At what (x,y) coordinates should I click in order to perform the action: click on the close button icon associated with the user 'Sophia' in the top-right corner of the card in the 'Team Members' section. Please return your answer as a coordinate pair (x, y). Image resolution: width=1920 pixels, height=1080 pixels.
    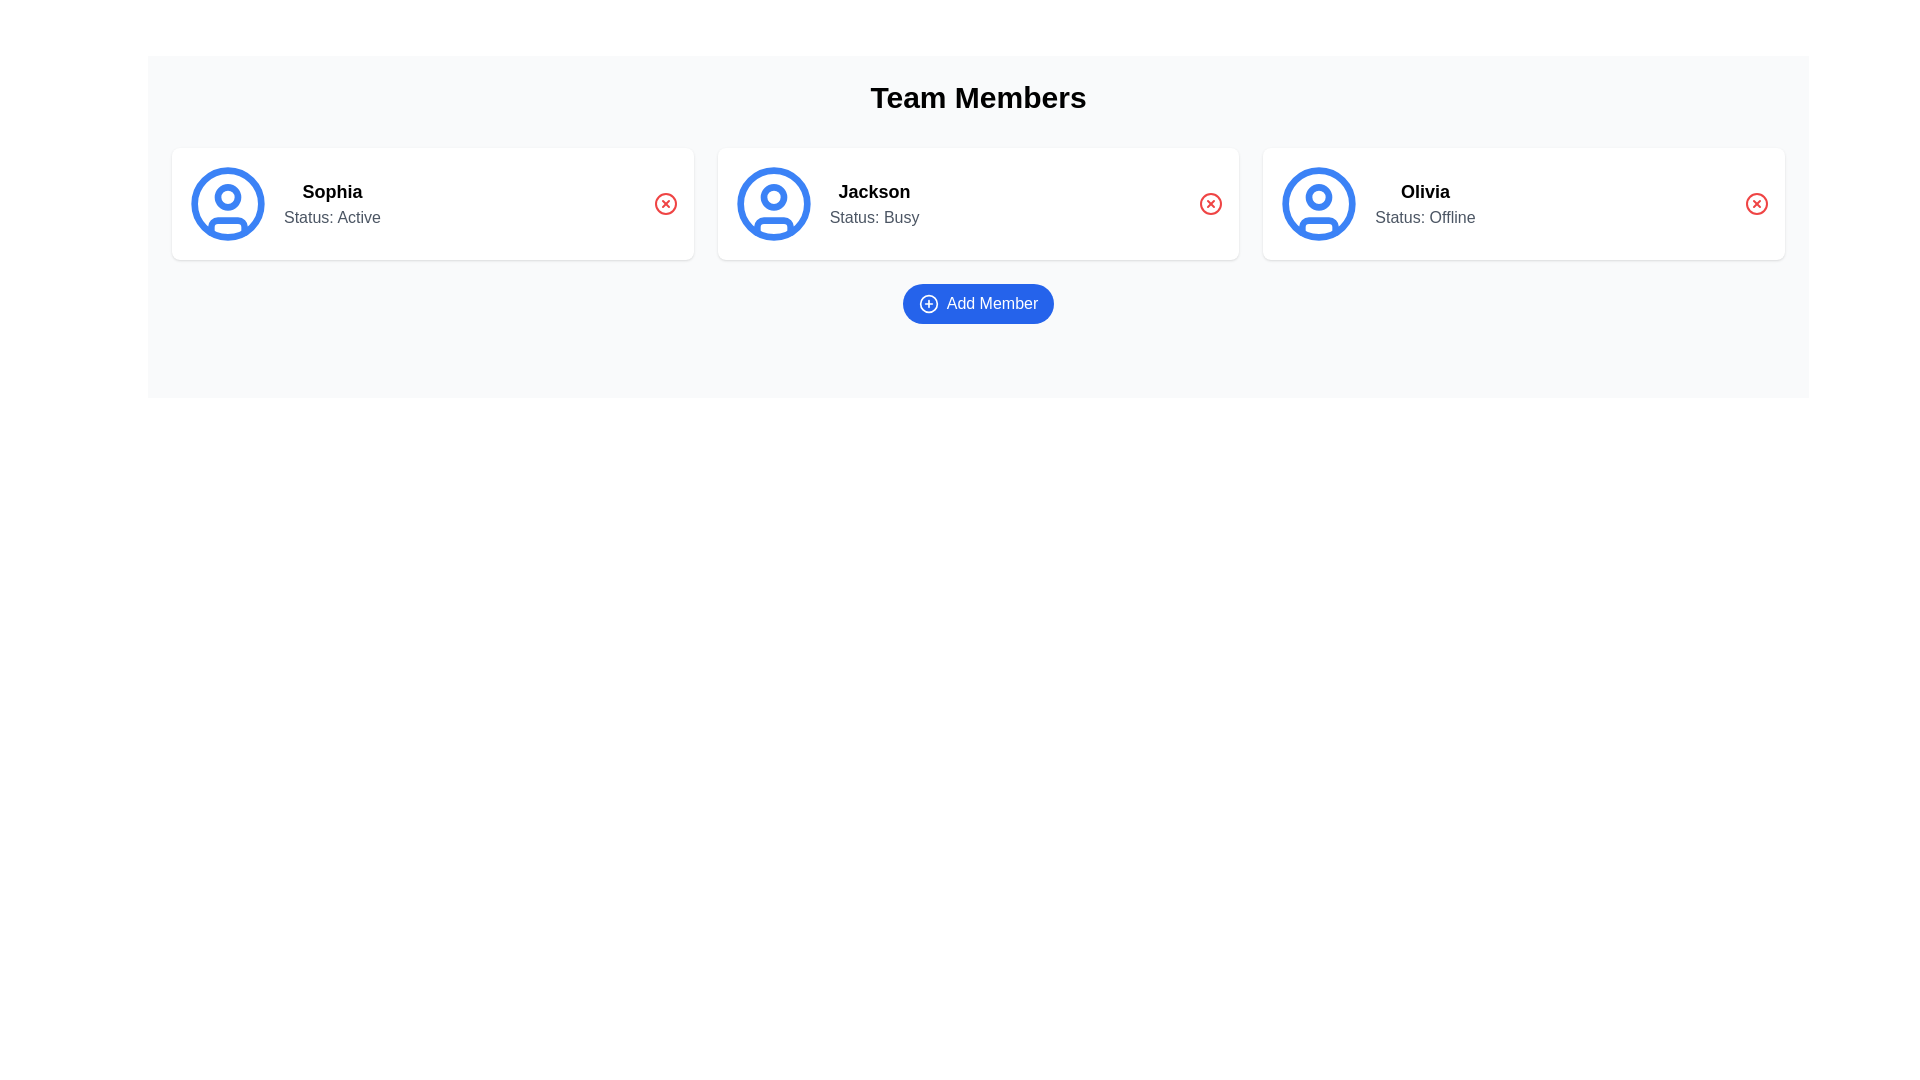
    Looking at the image, I should click on (665, 204).